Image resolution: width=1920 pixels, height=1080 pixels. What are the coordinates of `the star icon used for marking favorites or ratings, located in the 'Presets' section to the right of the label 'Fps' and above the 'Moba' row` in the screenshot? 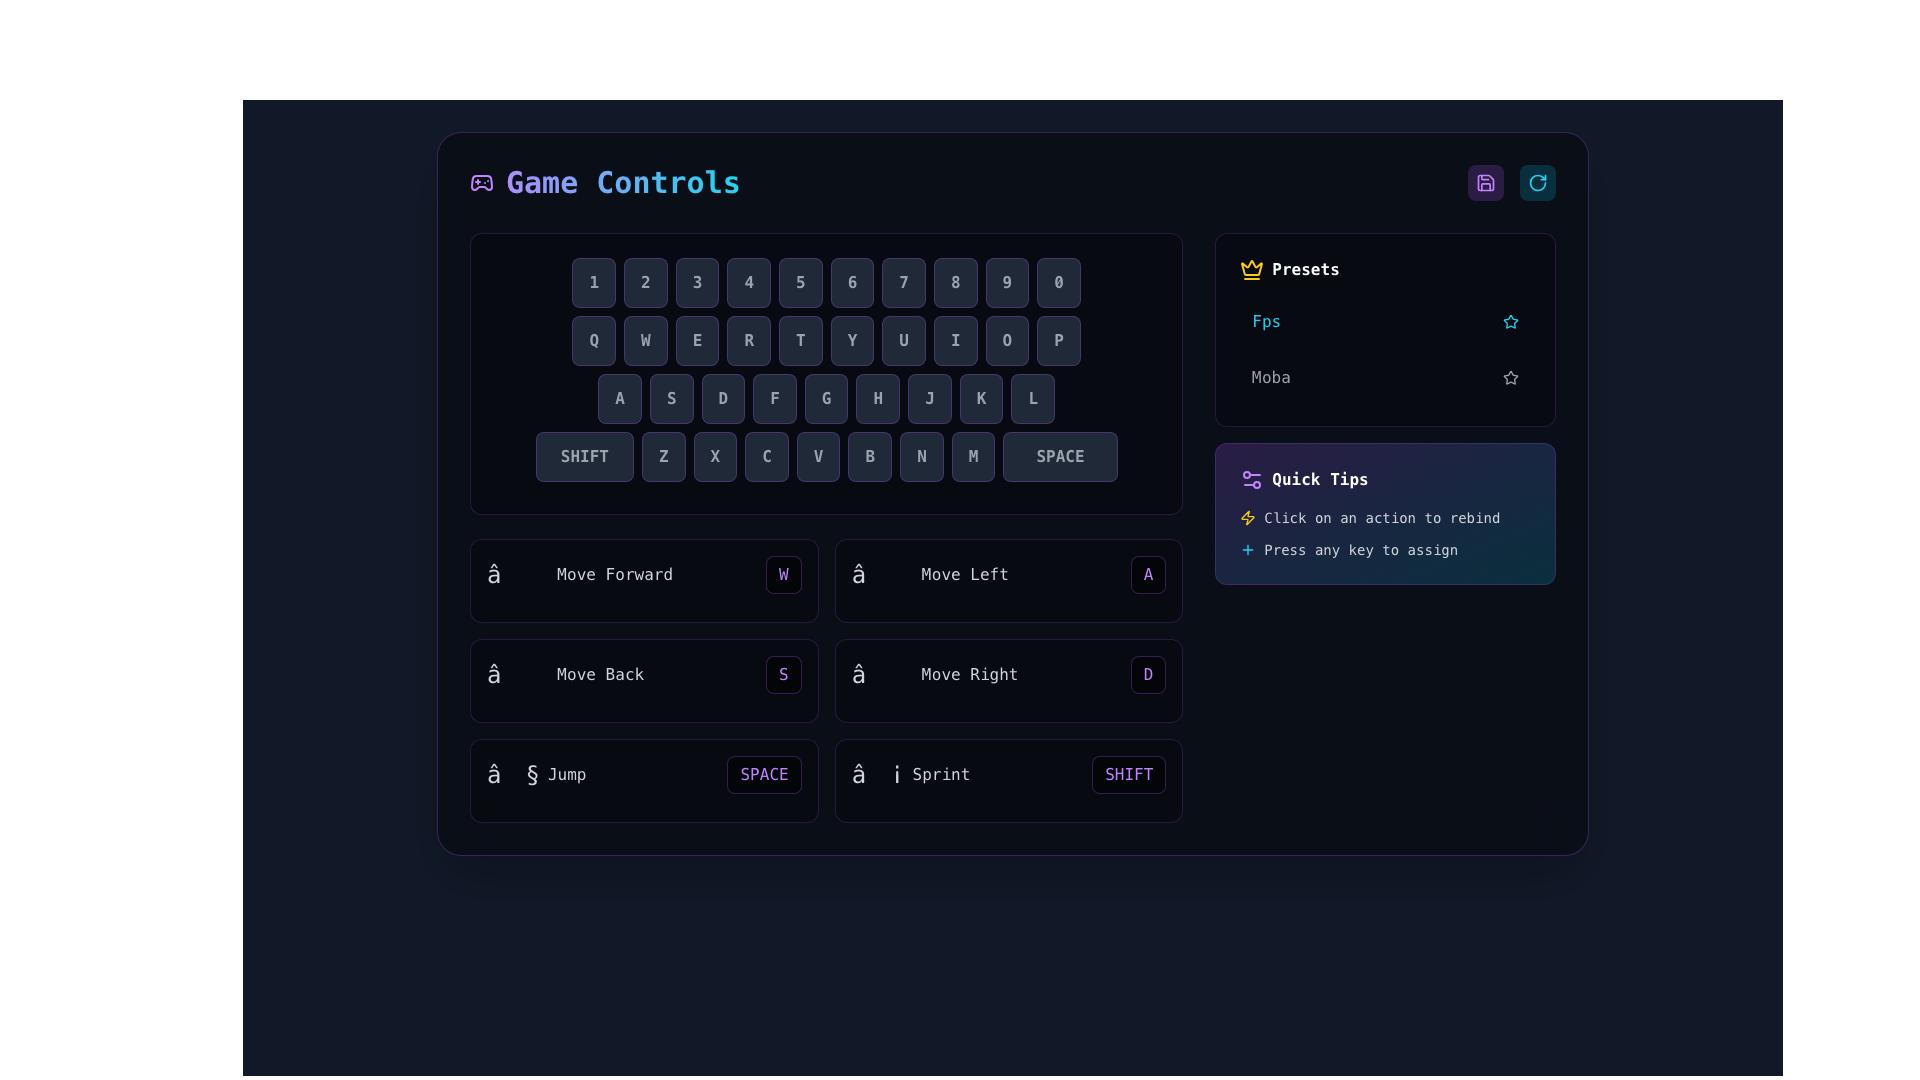 It's located at (1511, 377).